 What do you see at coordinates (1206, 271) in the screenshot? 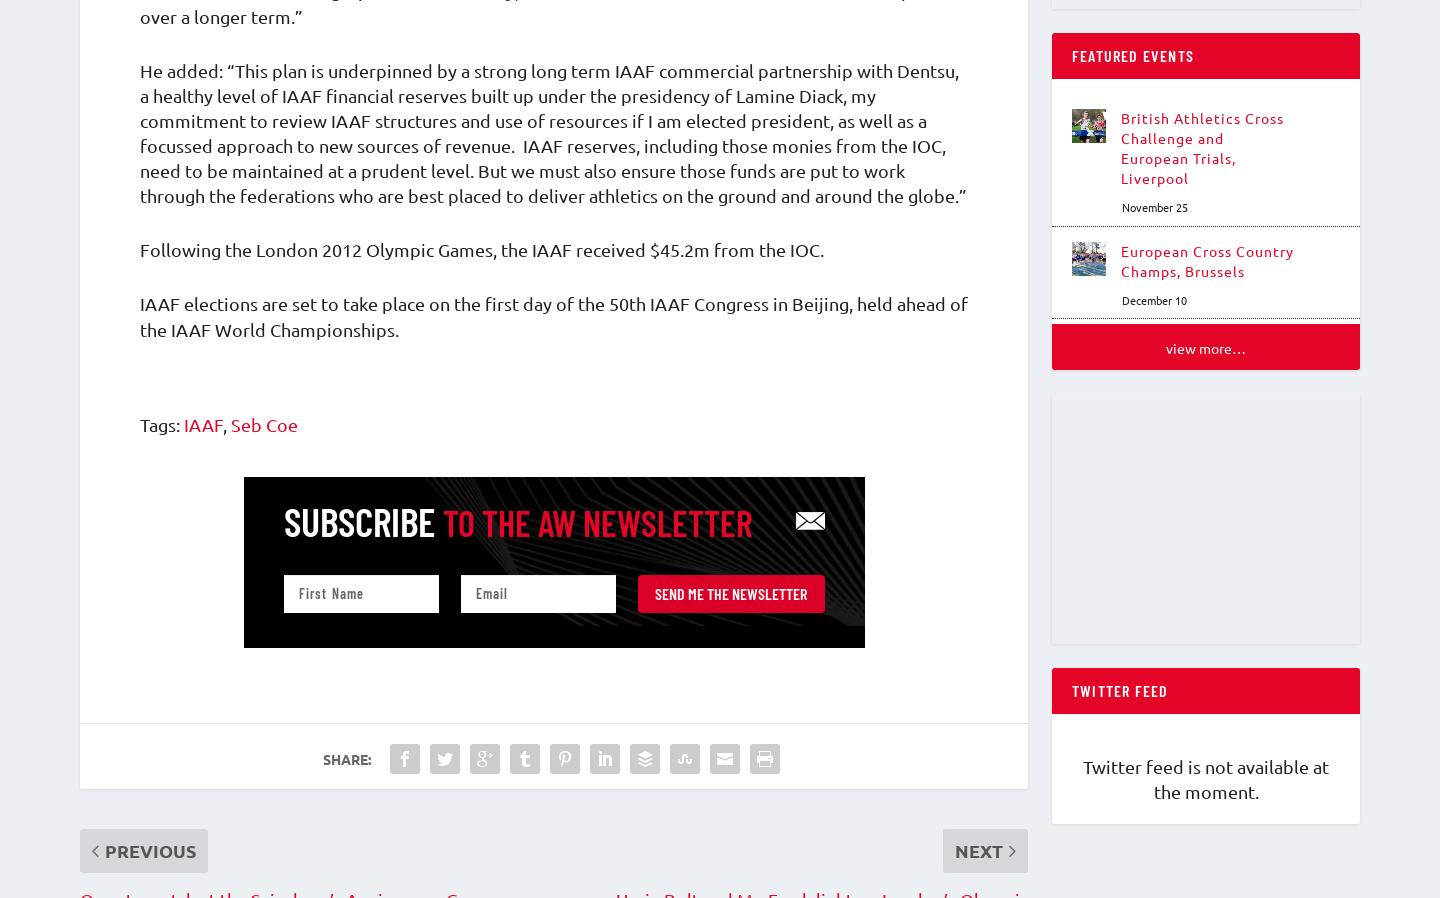
I see `'European Cross Country Champs, Brussels'` at bounding box center [1206, 271].